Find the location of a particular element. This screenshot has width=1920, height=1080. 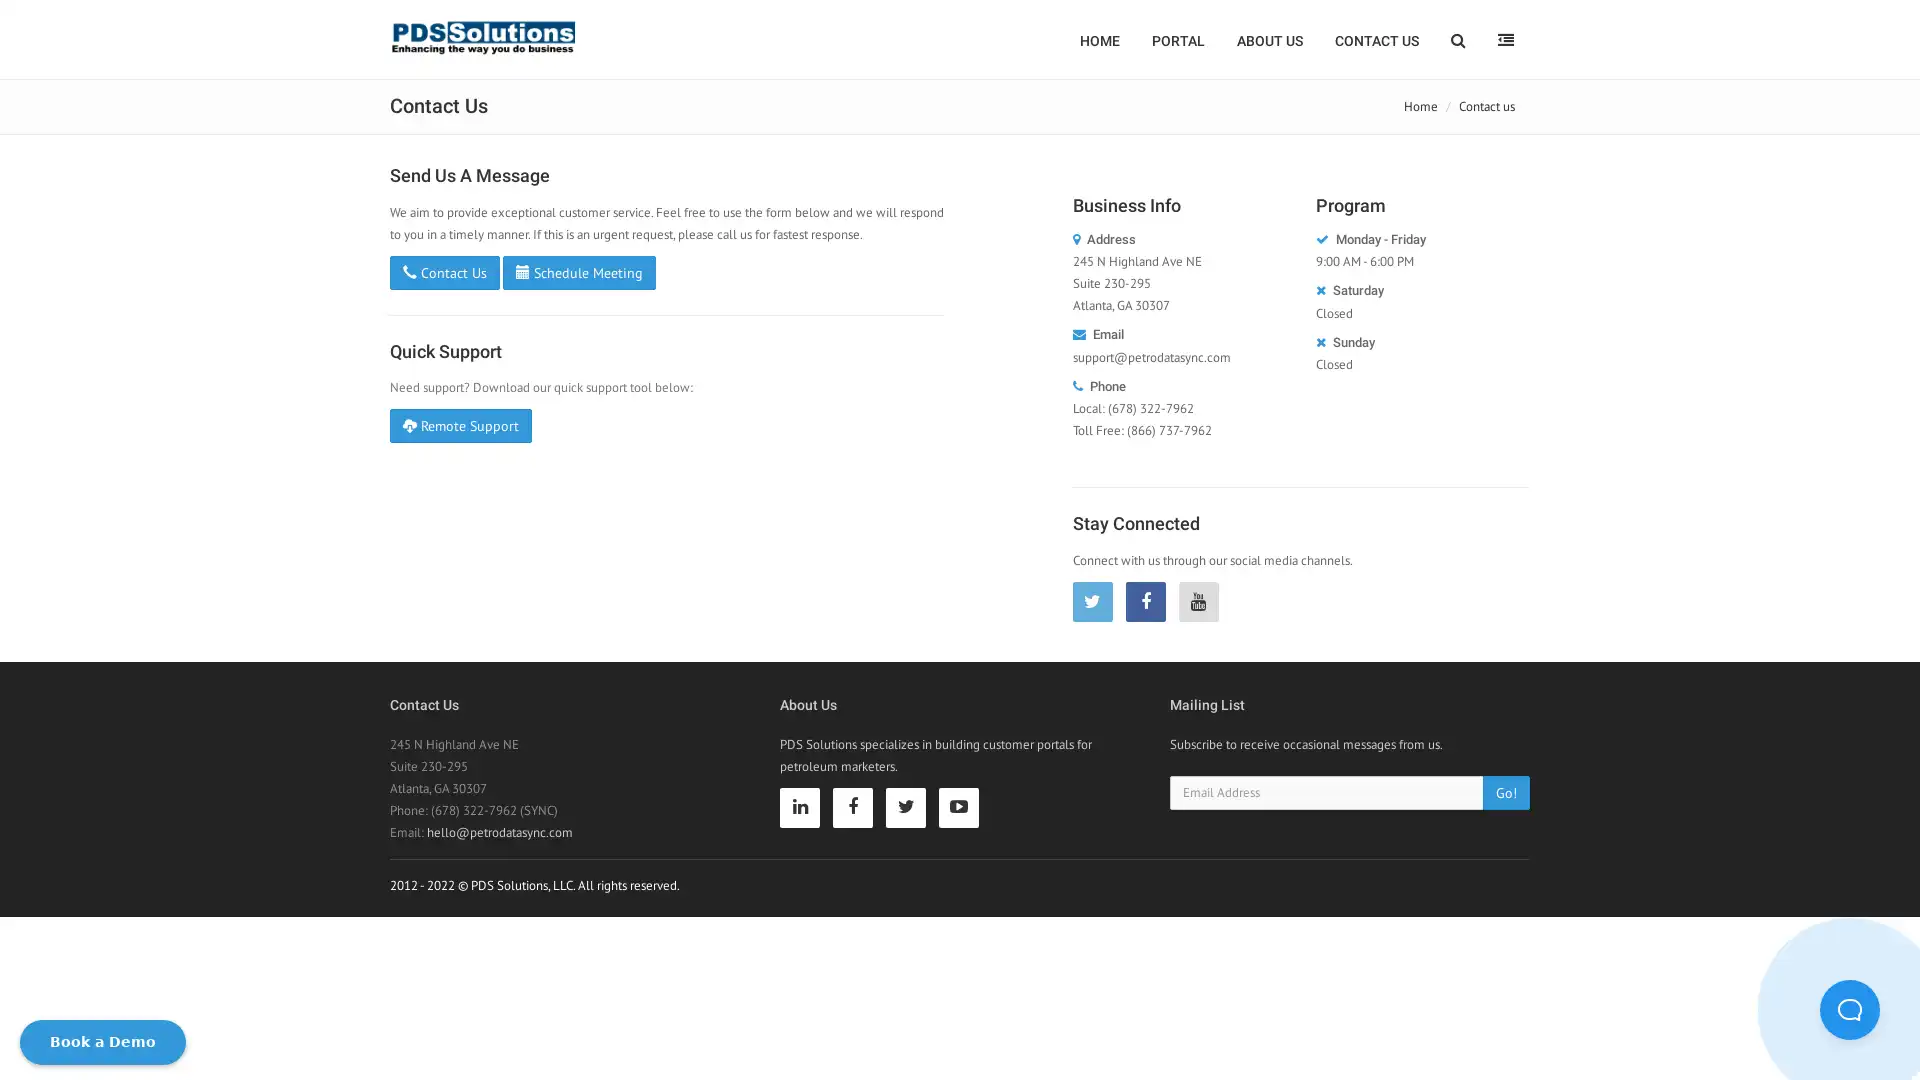

Go! is located at coordinates (1506, 790).